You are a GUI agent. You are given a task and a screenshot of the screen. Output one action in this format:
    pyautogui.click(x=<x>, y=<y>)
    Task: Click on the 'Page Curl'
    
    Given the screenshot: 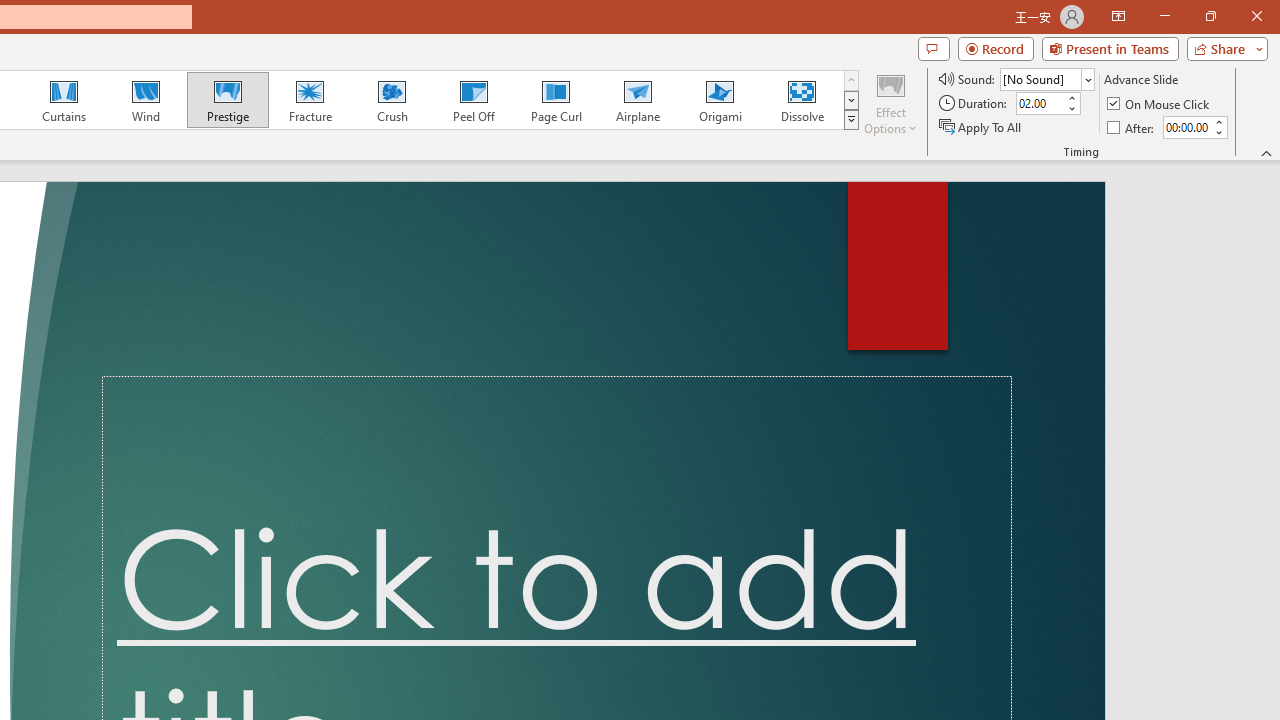 What is the action you would take?
    pyautogui.click(x=555, y=100)
    